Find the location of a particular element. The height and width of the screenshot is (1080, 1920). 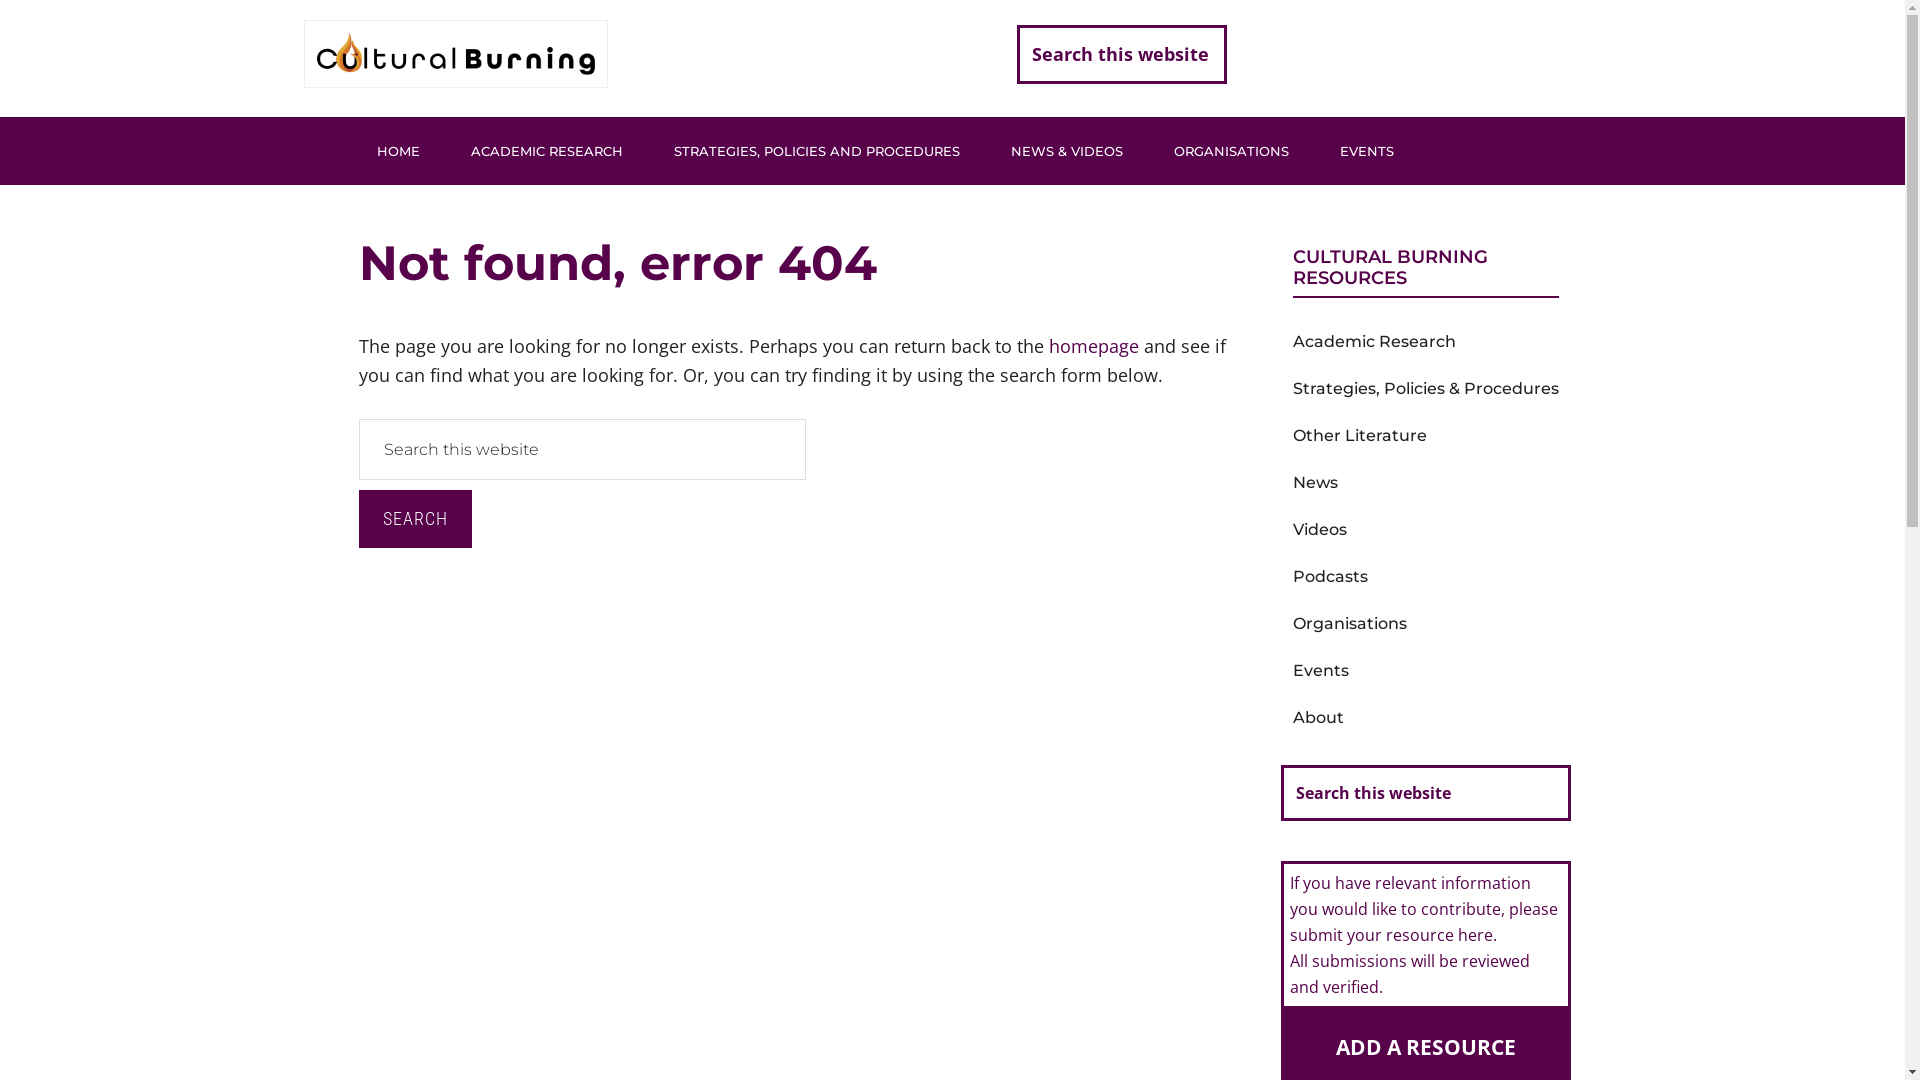

'Skip to main content' is located at coordinates (0, 0).